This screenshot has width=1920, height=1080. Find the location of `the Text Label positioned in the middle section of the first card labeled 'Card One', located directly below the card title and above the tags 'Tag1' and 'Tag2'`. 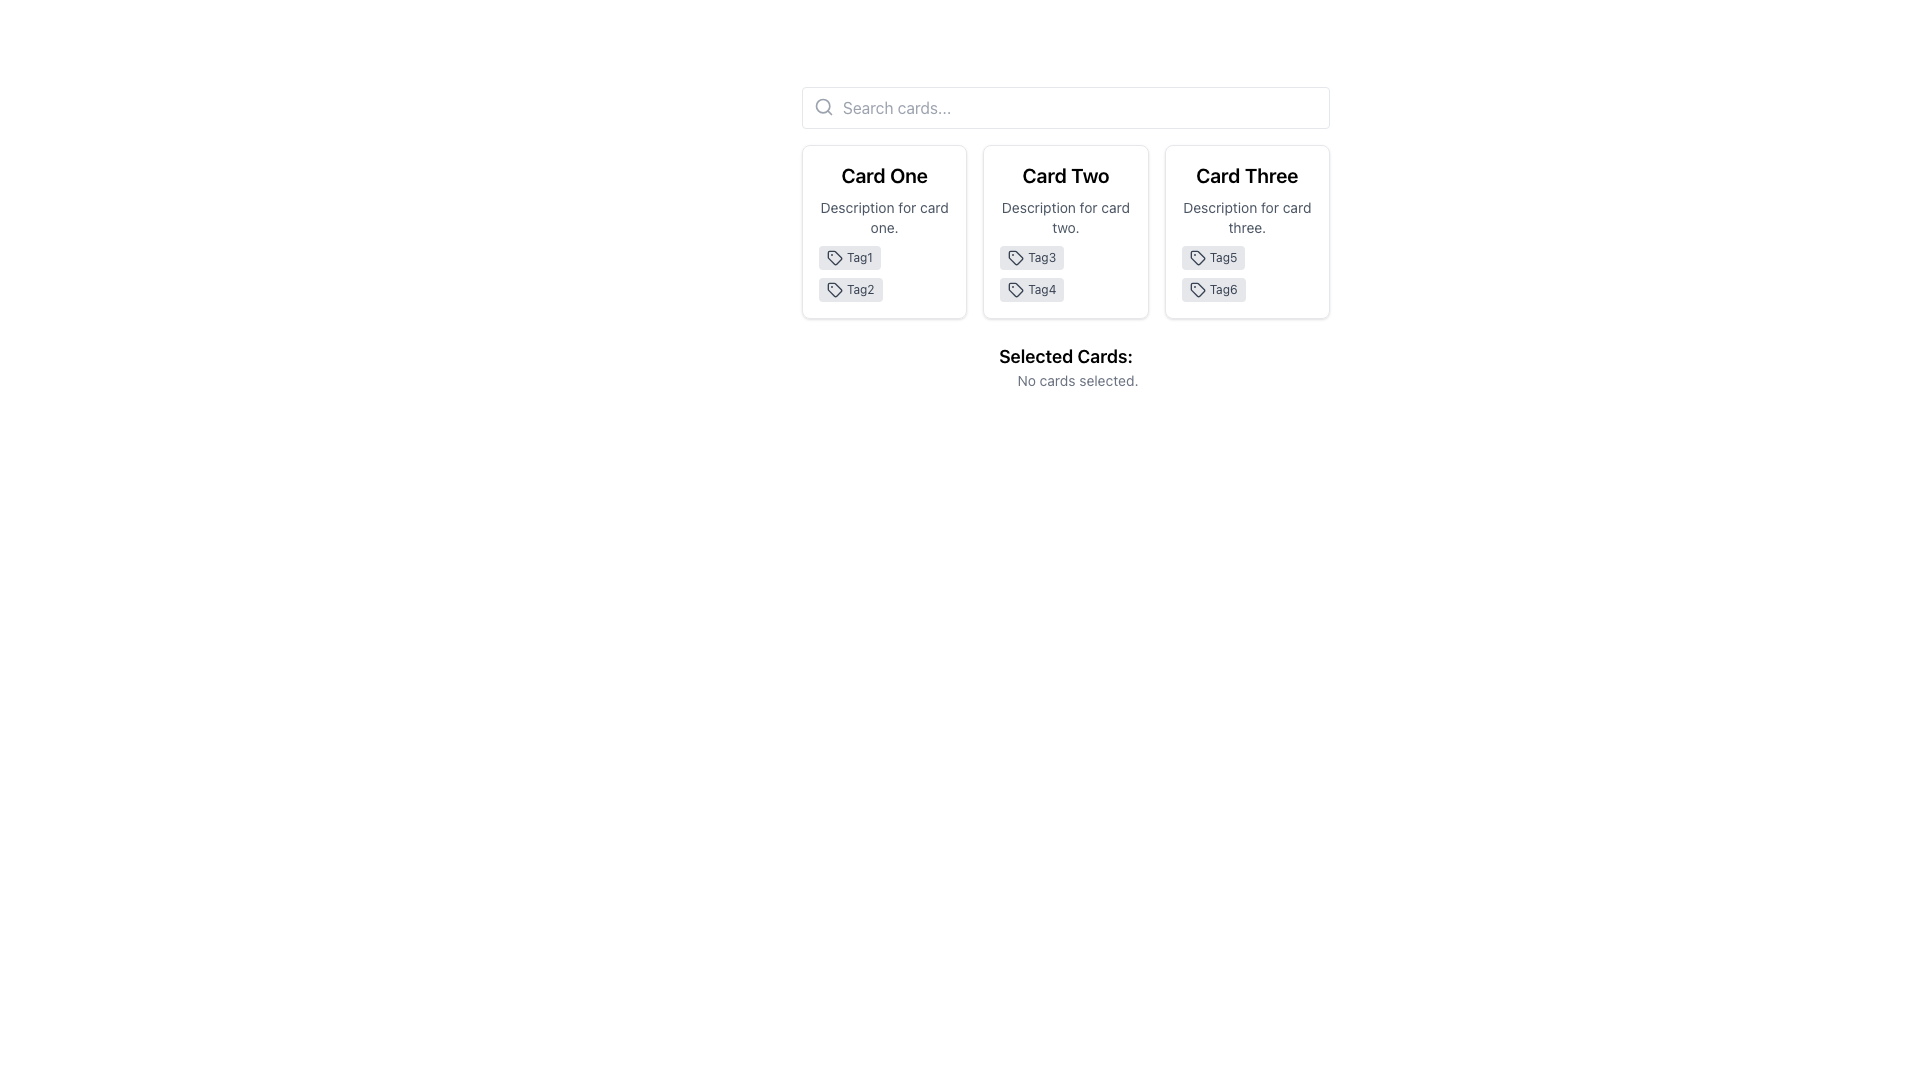

the Text Label positioned in the middle section of the first card labeled 'Card One', located directly below the card title and above the tags 'Tag1' and 'Tag2' is located at coordinates (883, 218).